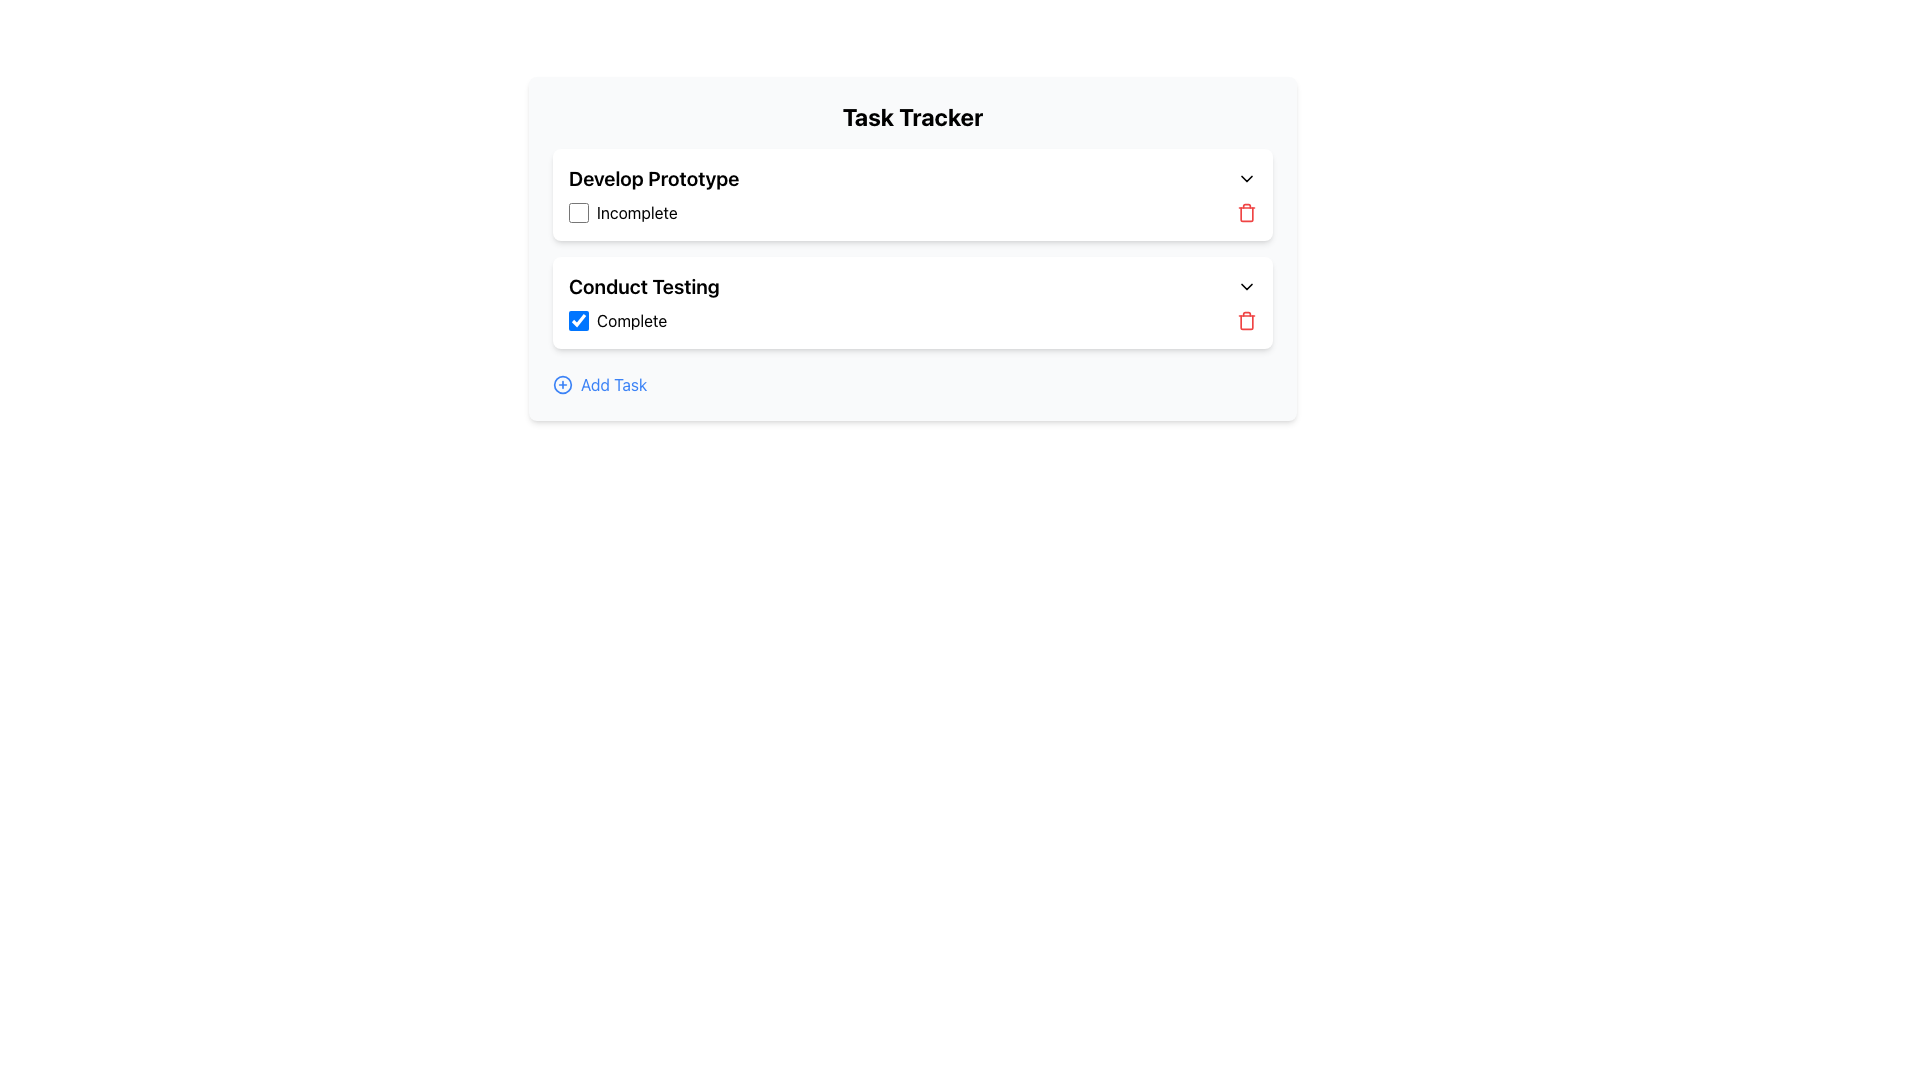 The height and width of the screenshot is (1080, 1920). I want to click on the checkbox for the 'Develop Prototype' task, so click(578, 212).